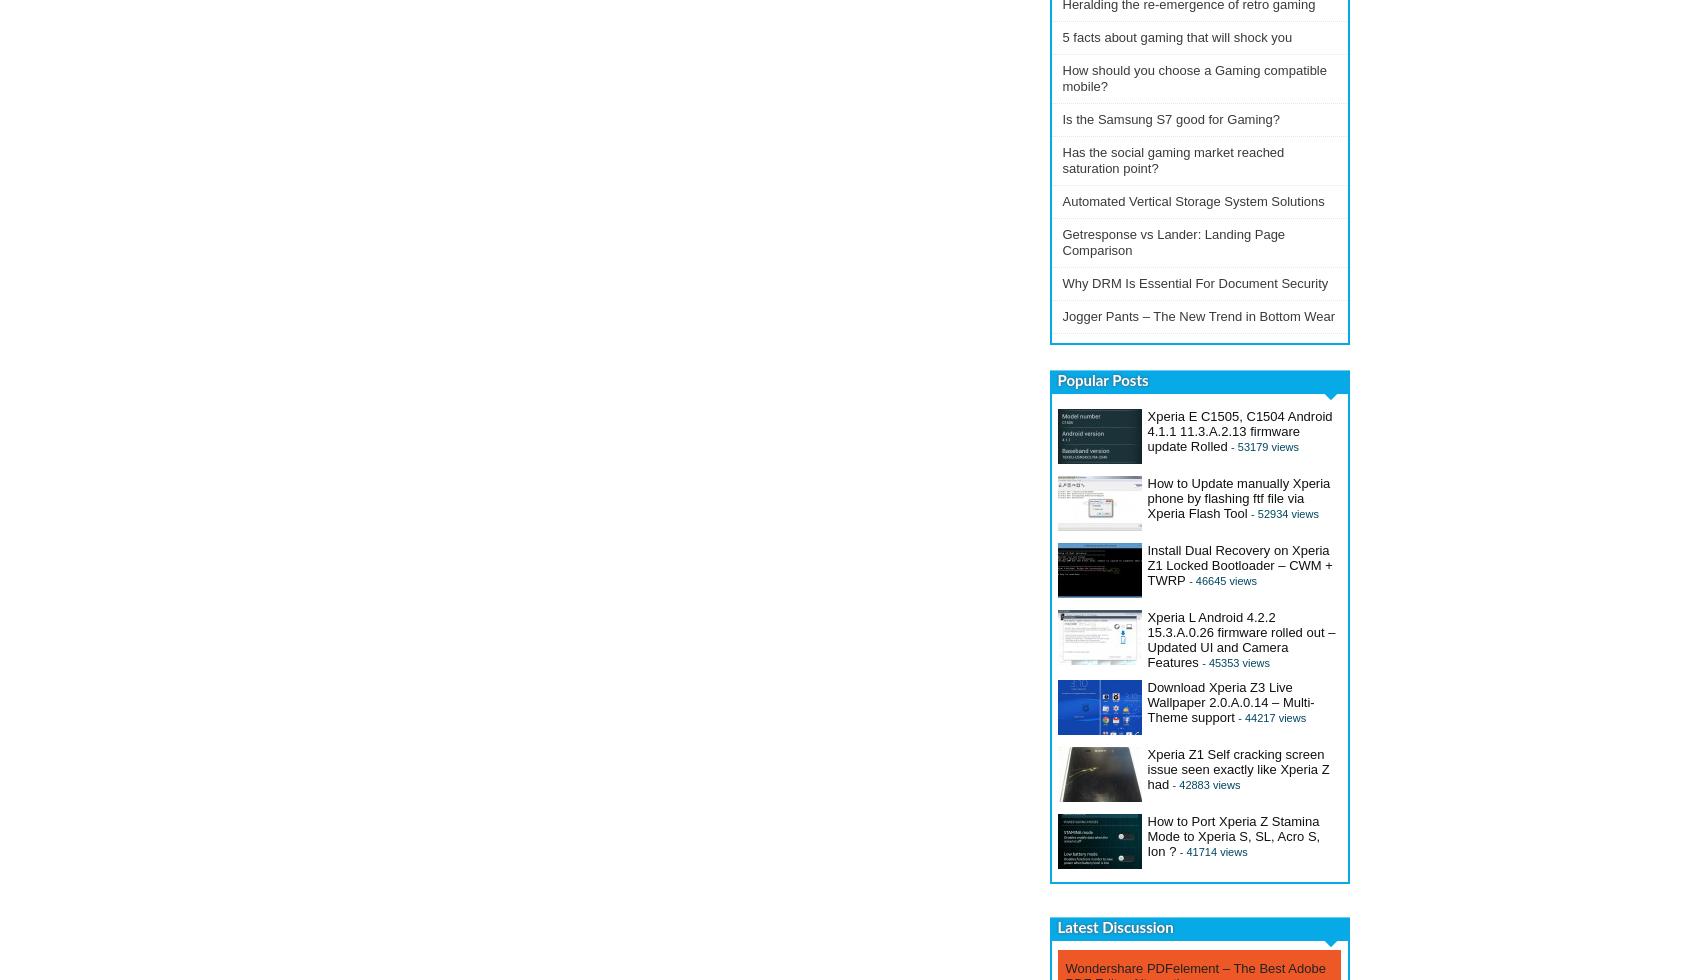  I want to click on 'Latest Discussion', so click(1056, 928).